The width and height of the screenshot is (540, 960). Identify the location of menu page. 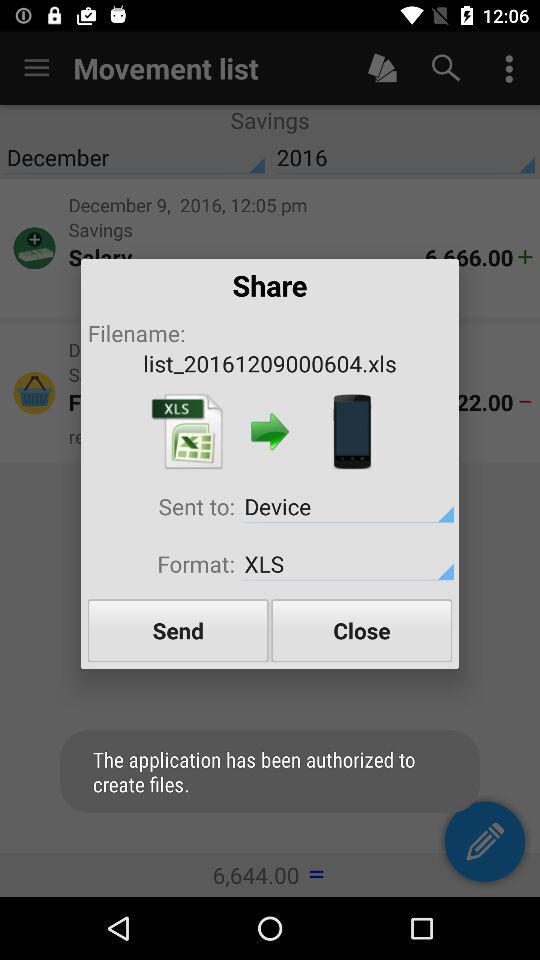
(187, 431).